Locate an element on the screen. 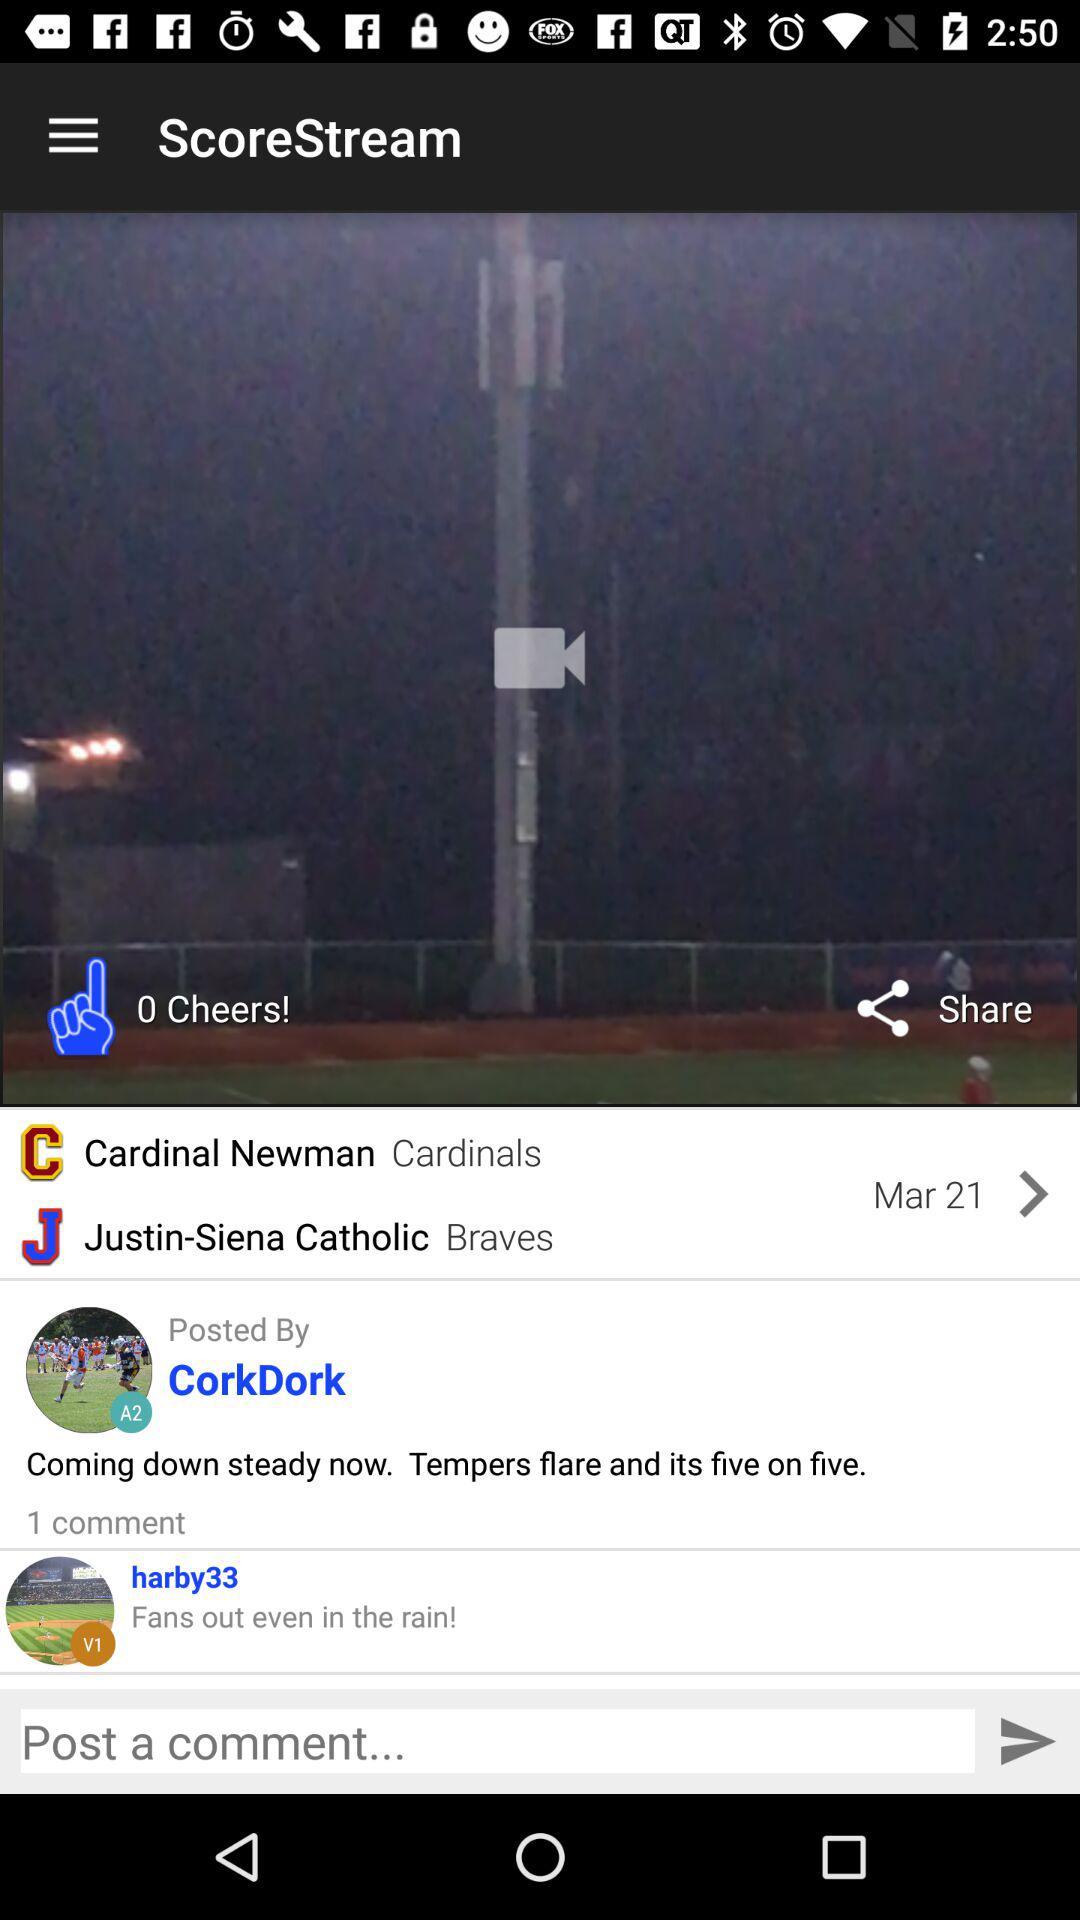 Image resolution: width=1080 pixels, height=1920 pixels. submit comment is located at coordinates (1027, 1740).